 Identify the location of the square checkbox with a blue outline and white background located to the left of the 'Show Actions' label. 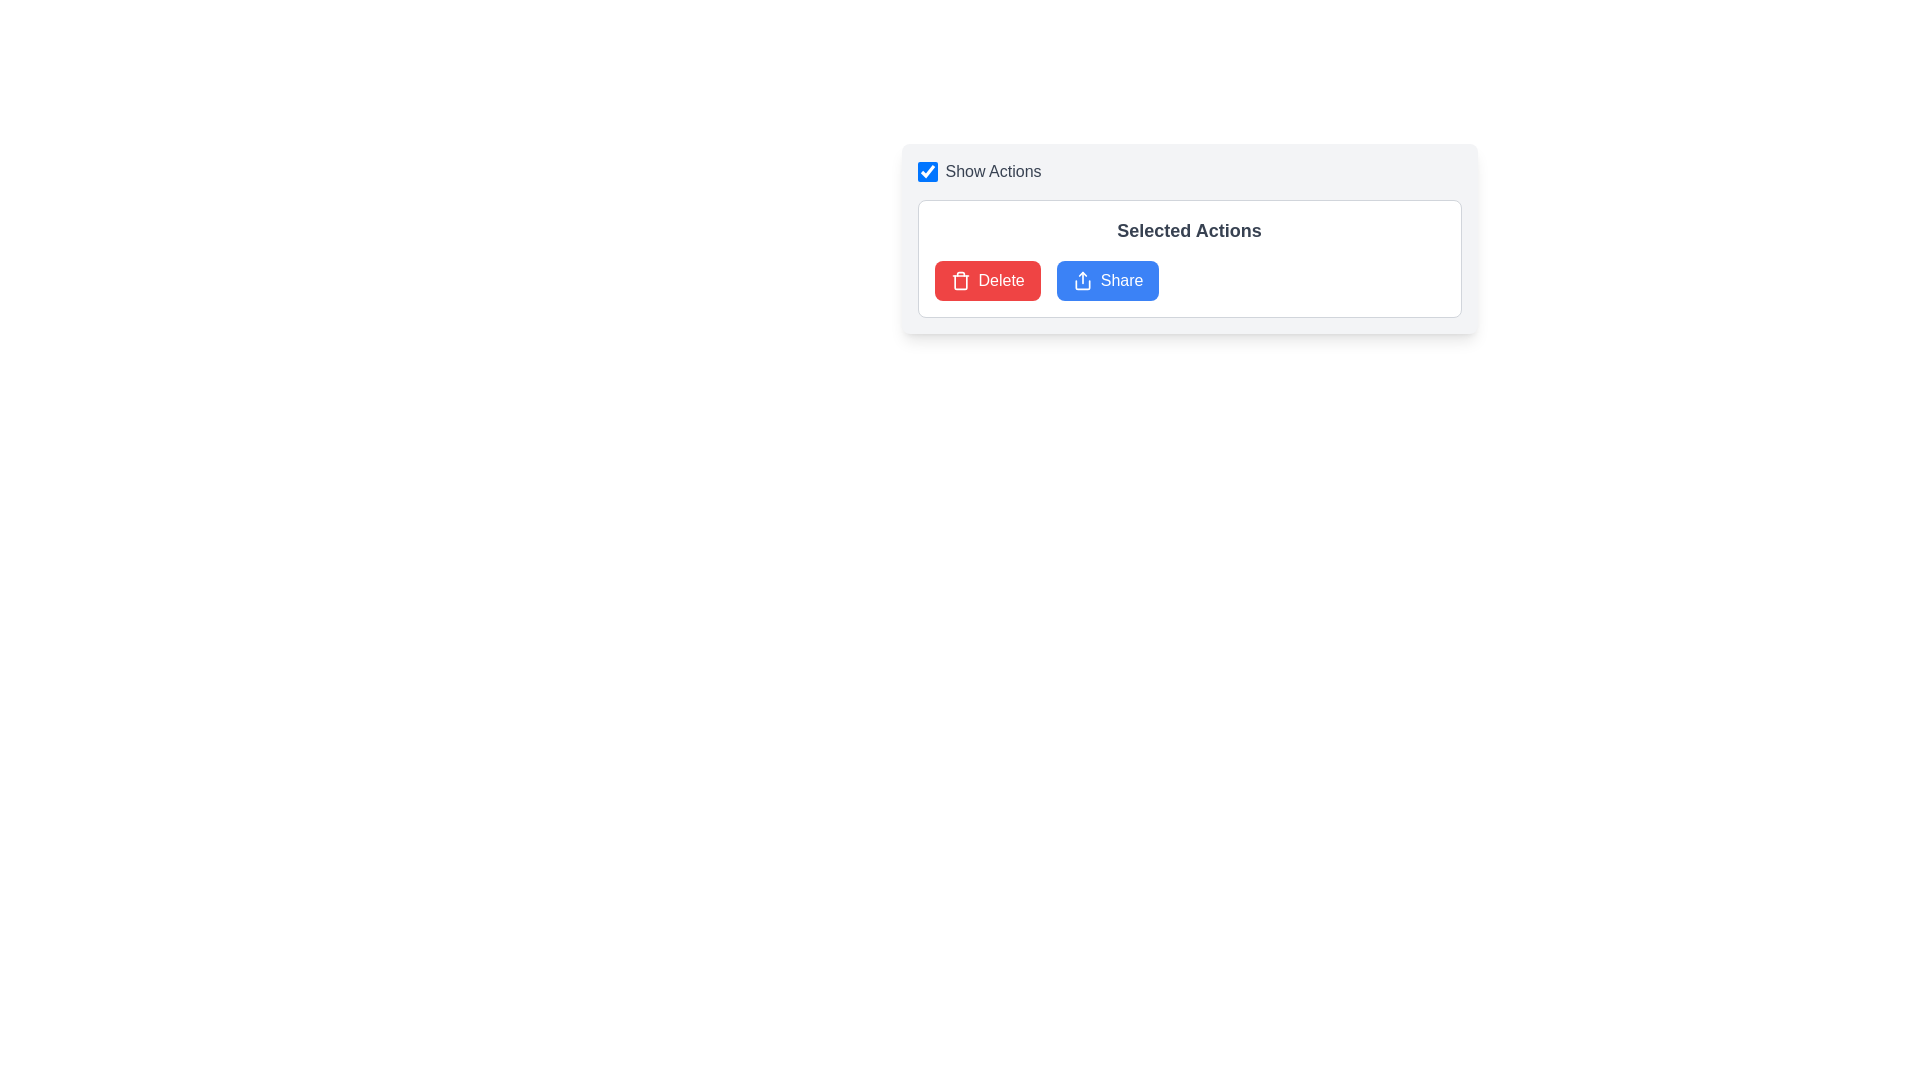
(926, 171).